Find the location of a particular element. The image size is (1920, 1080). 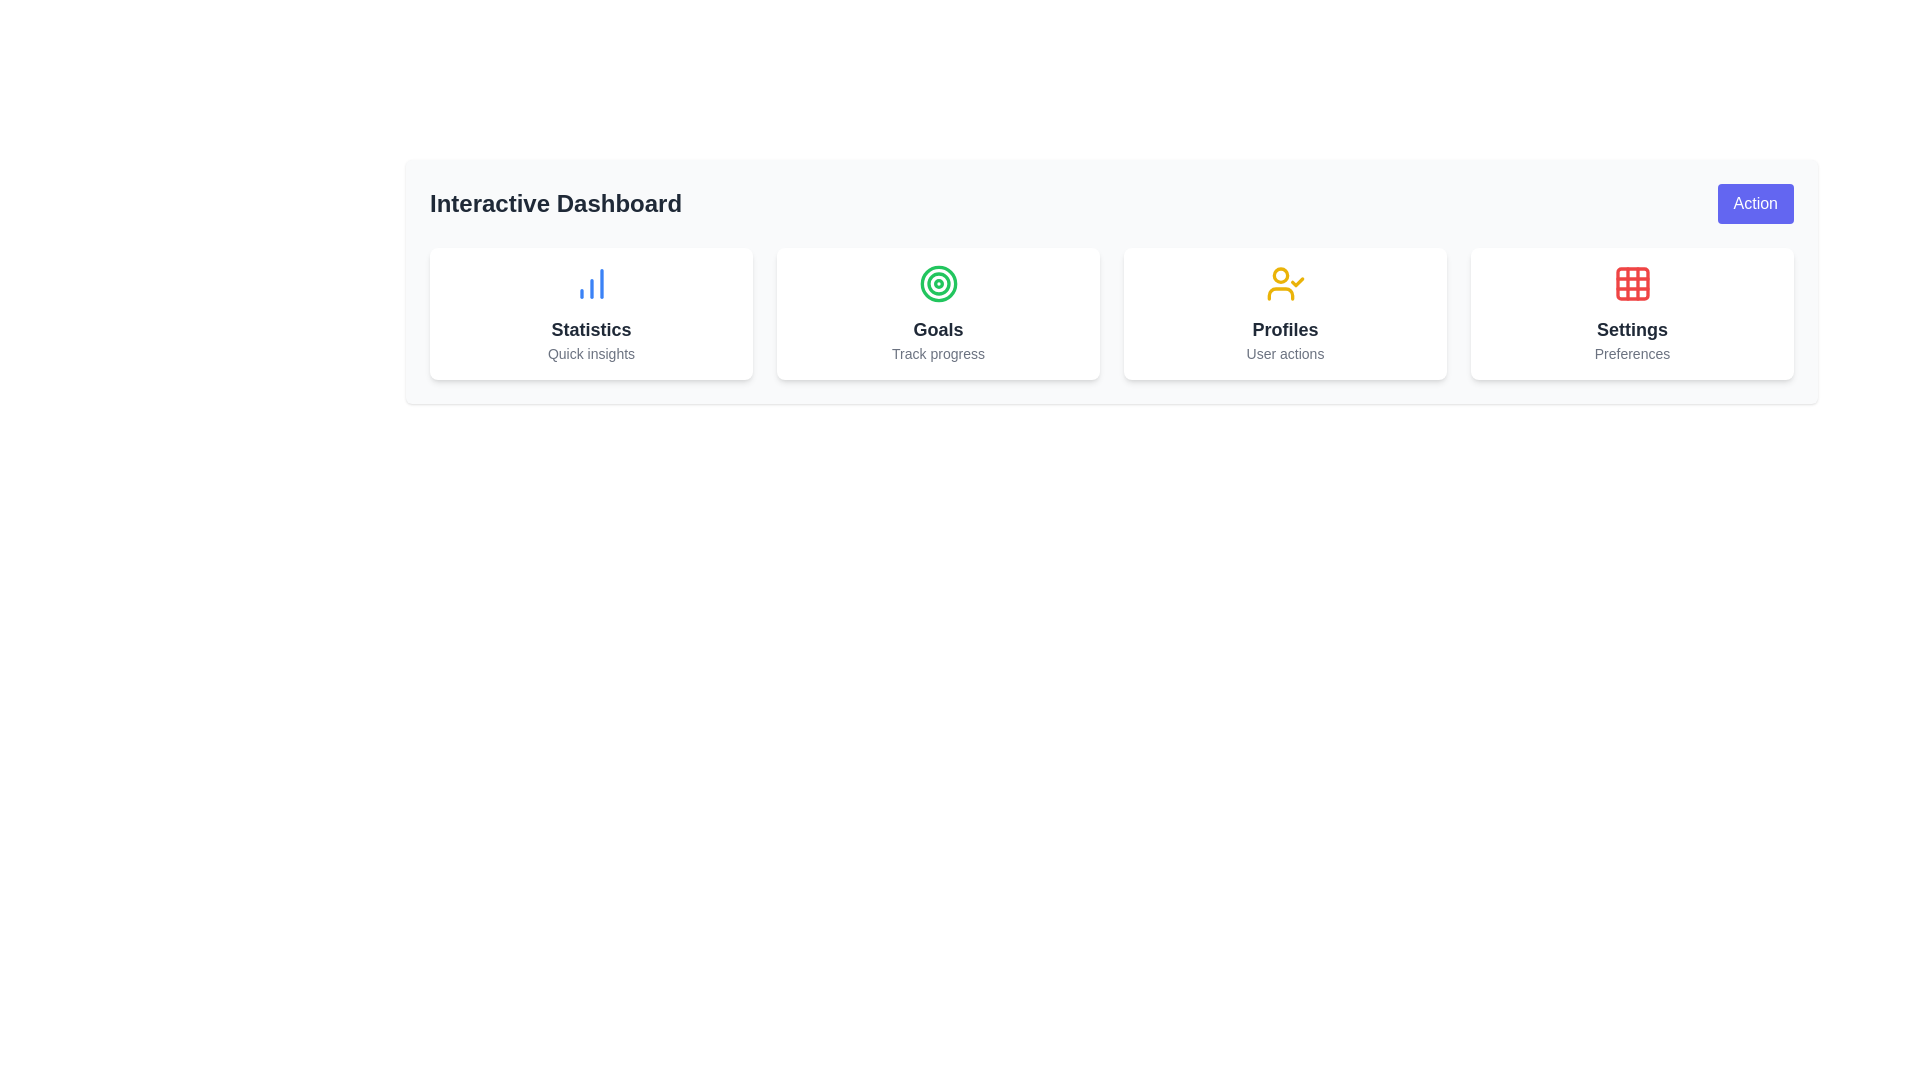

the middle circle of the target icon in the 'Goals' module, which is the second card from the left in a row of four cards is located at coordinates (937, 284).